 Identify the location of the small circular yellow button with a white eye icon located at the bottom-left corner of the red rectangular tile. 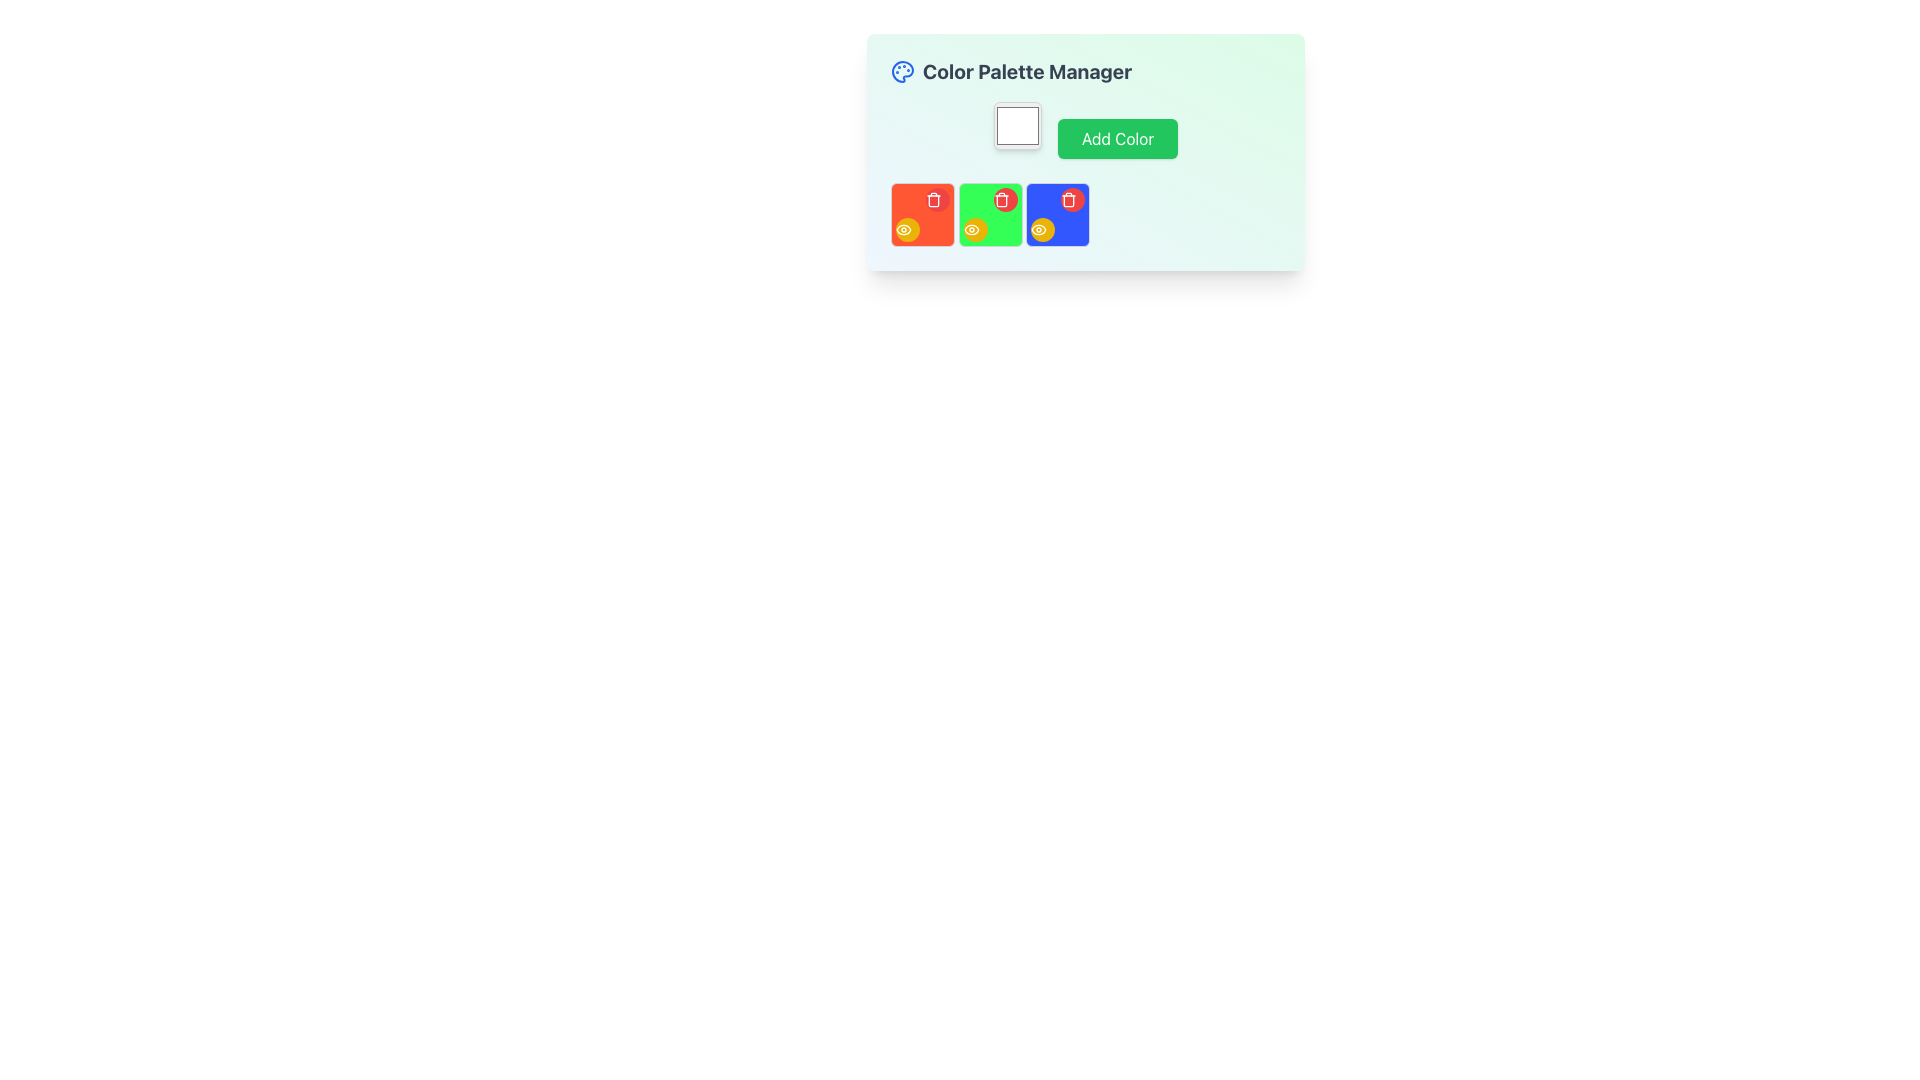
(906, 229).